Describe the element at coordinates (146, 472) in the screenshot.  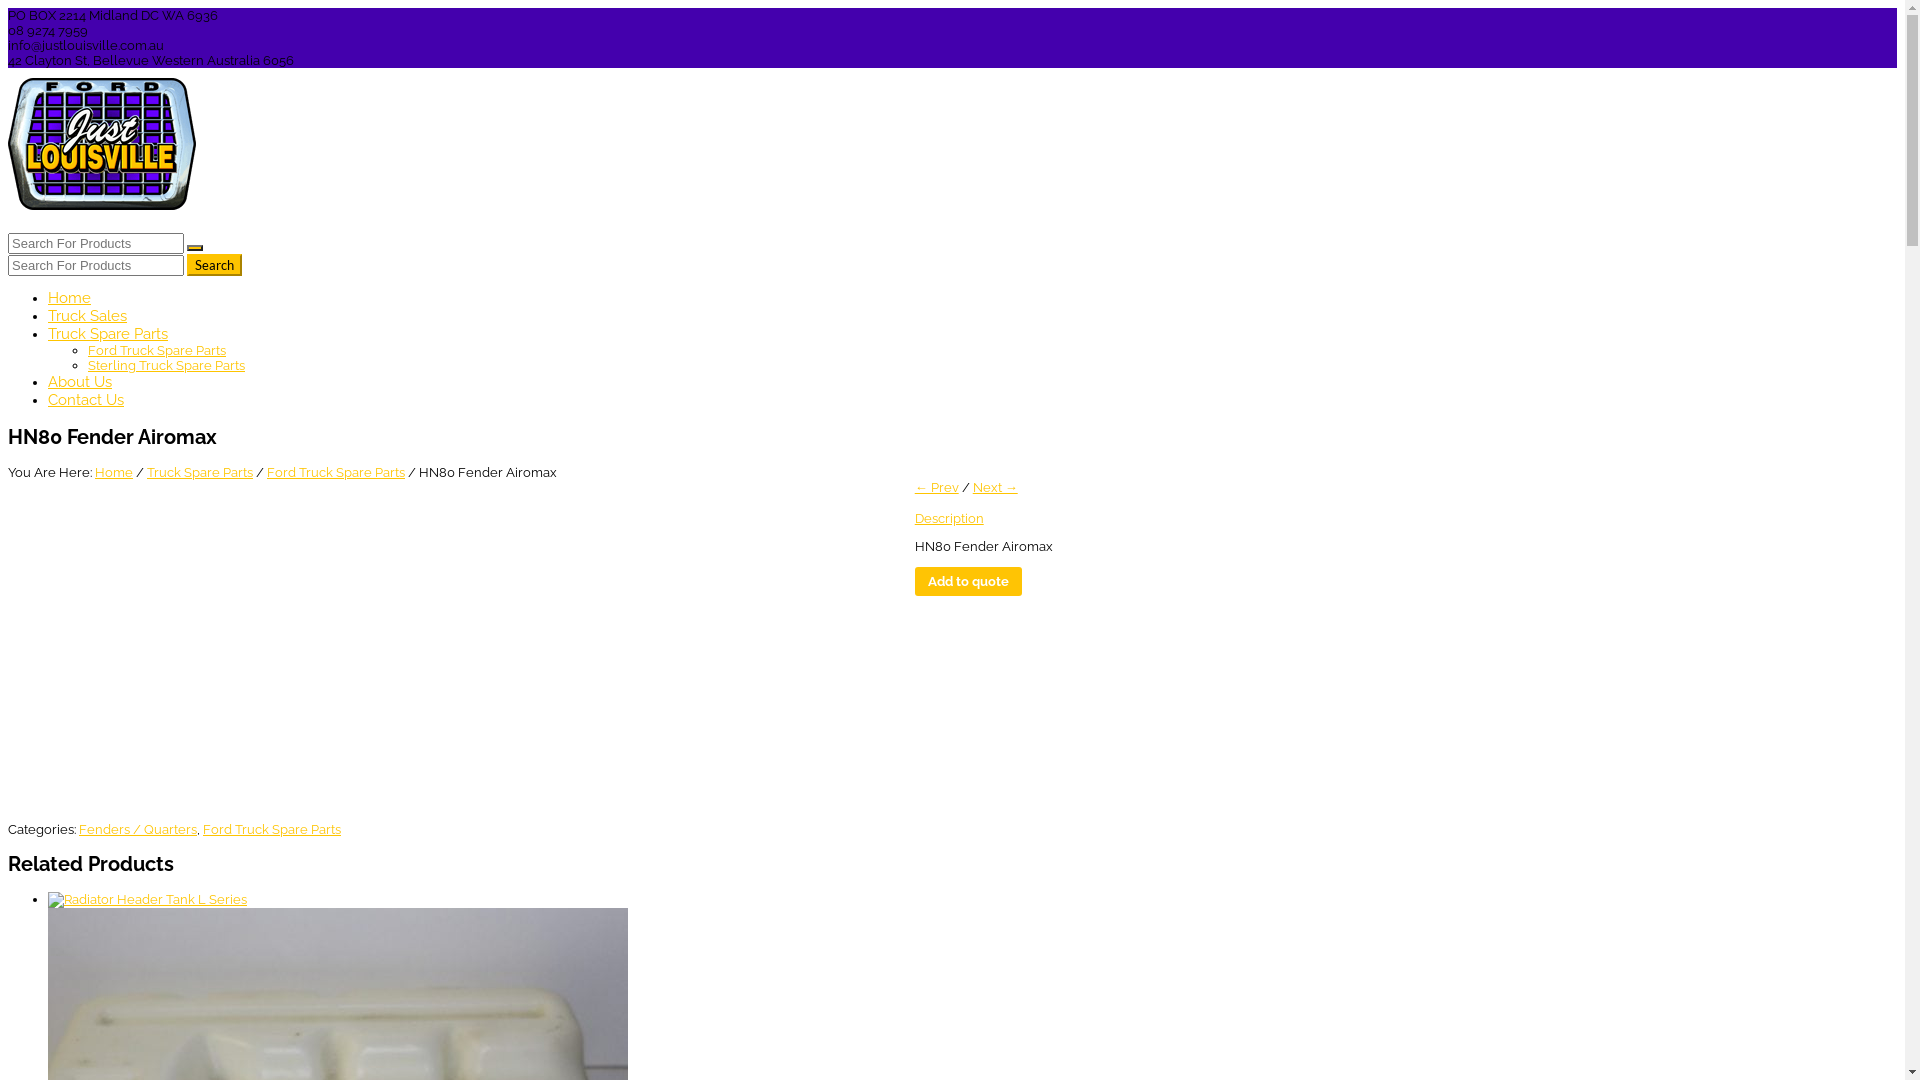
I see `'Truck Spare Parts'` at that location.